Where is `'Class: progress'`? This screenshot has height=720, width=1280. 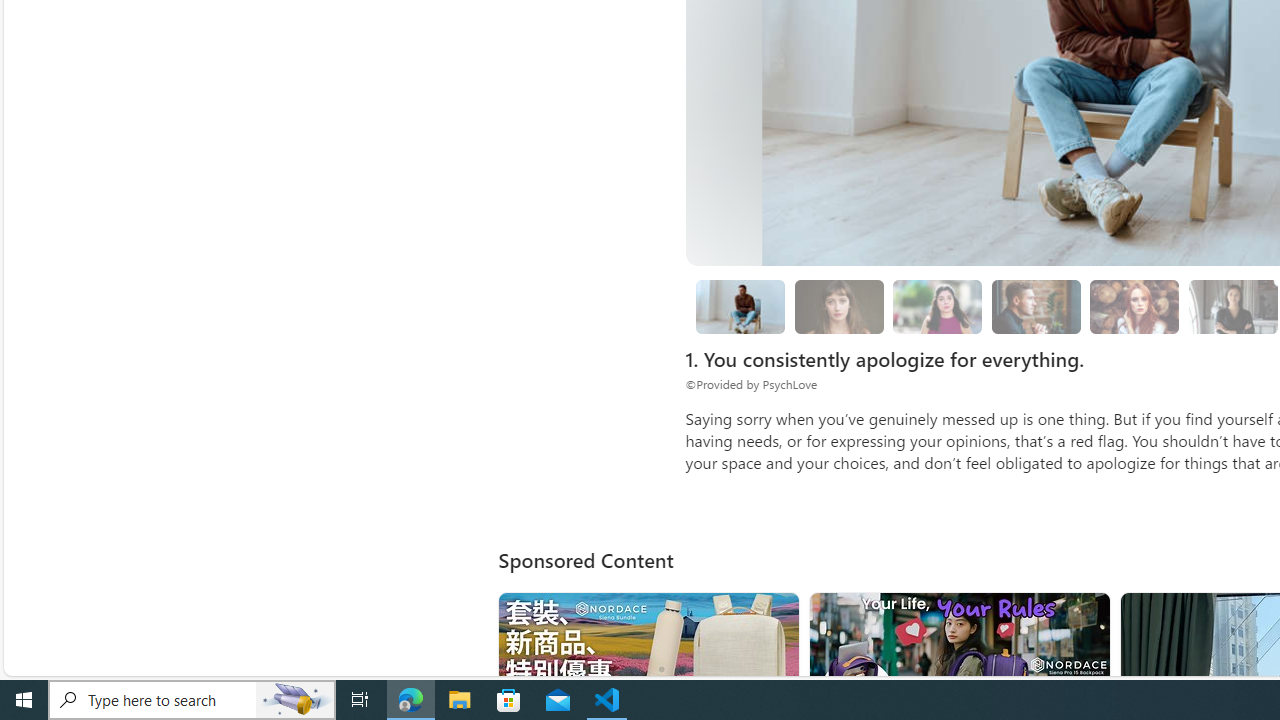 'Class: progress' is located at coordinates (1134, 303).